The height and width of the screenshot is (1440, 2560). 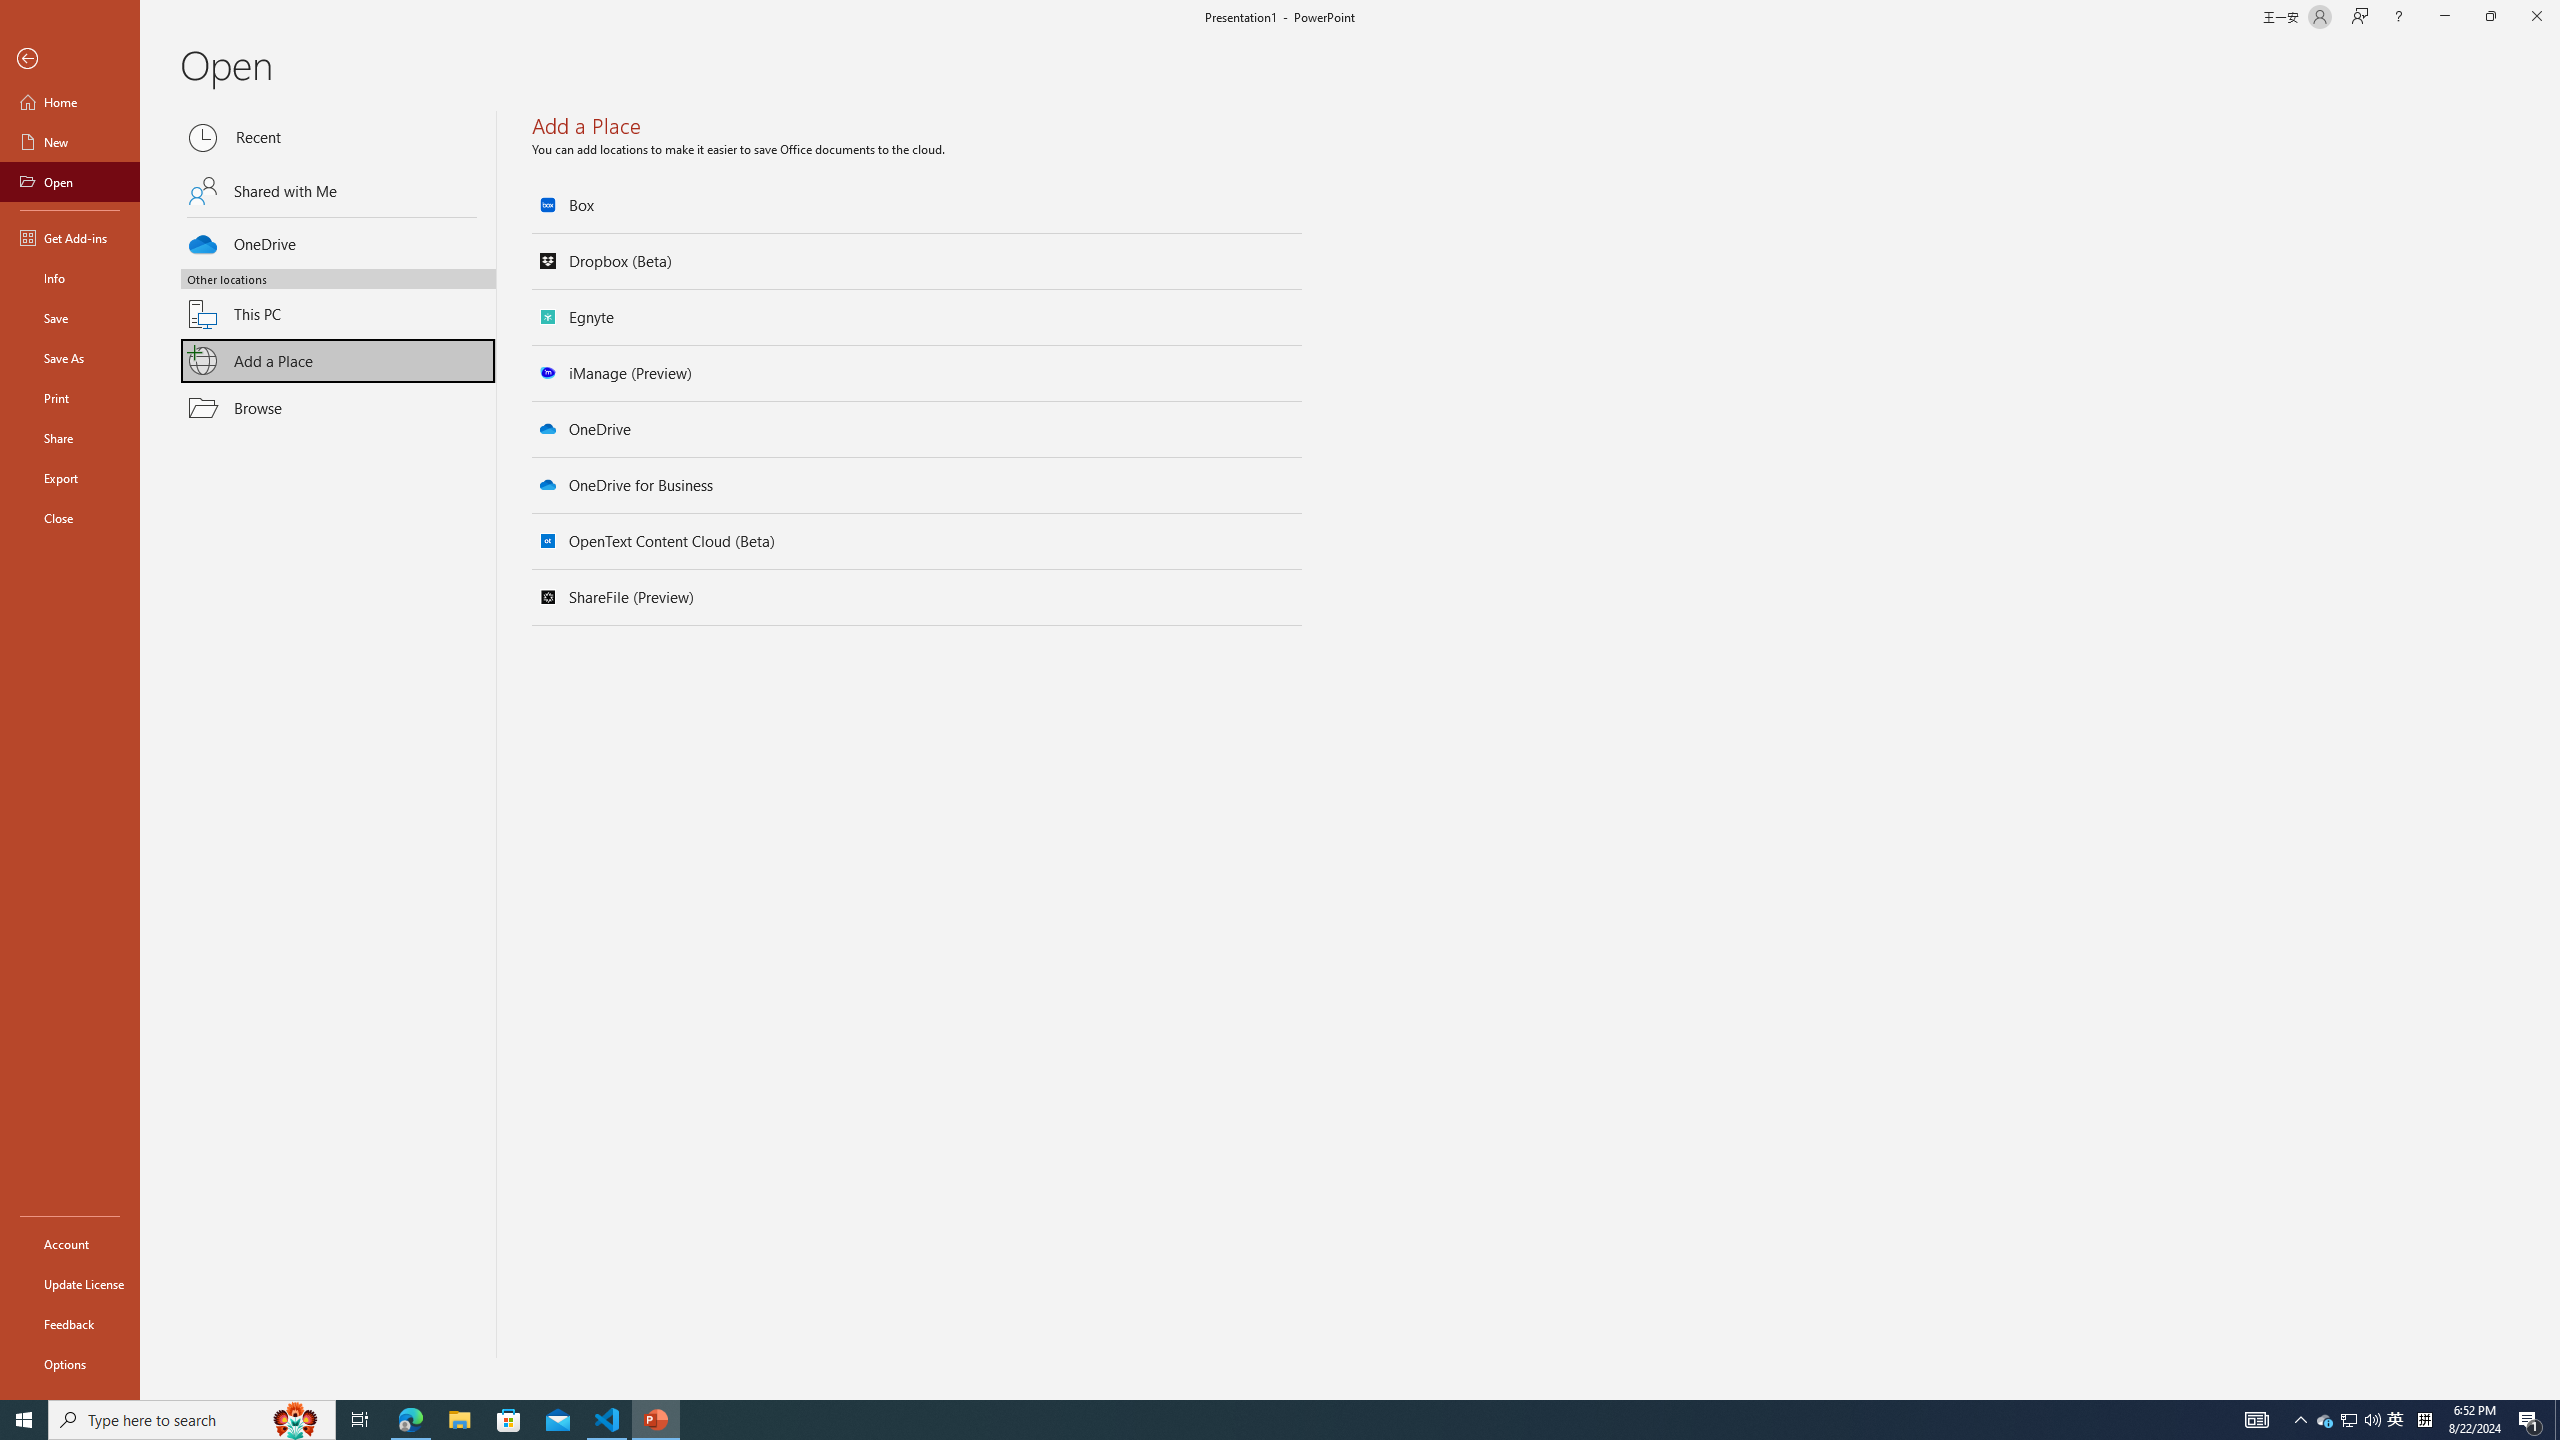 I want to click on 'Export', so click(x=69, y=478).